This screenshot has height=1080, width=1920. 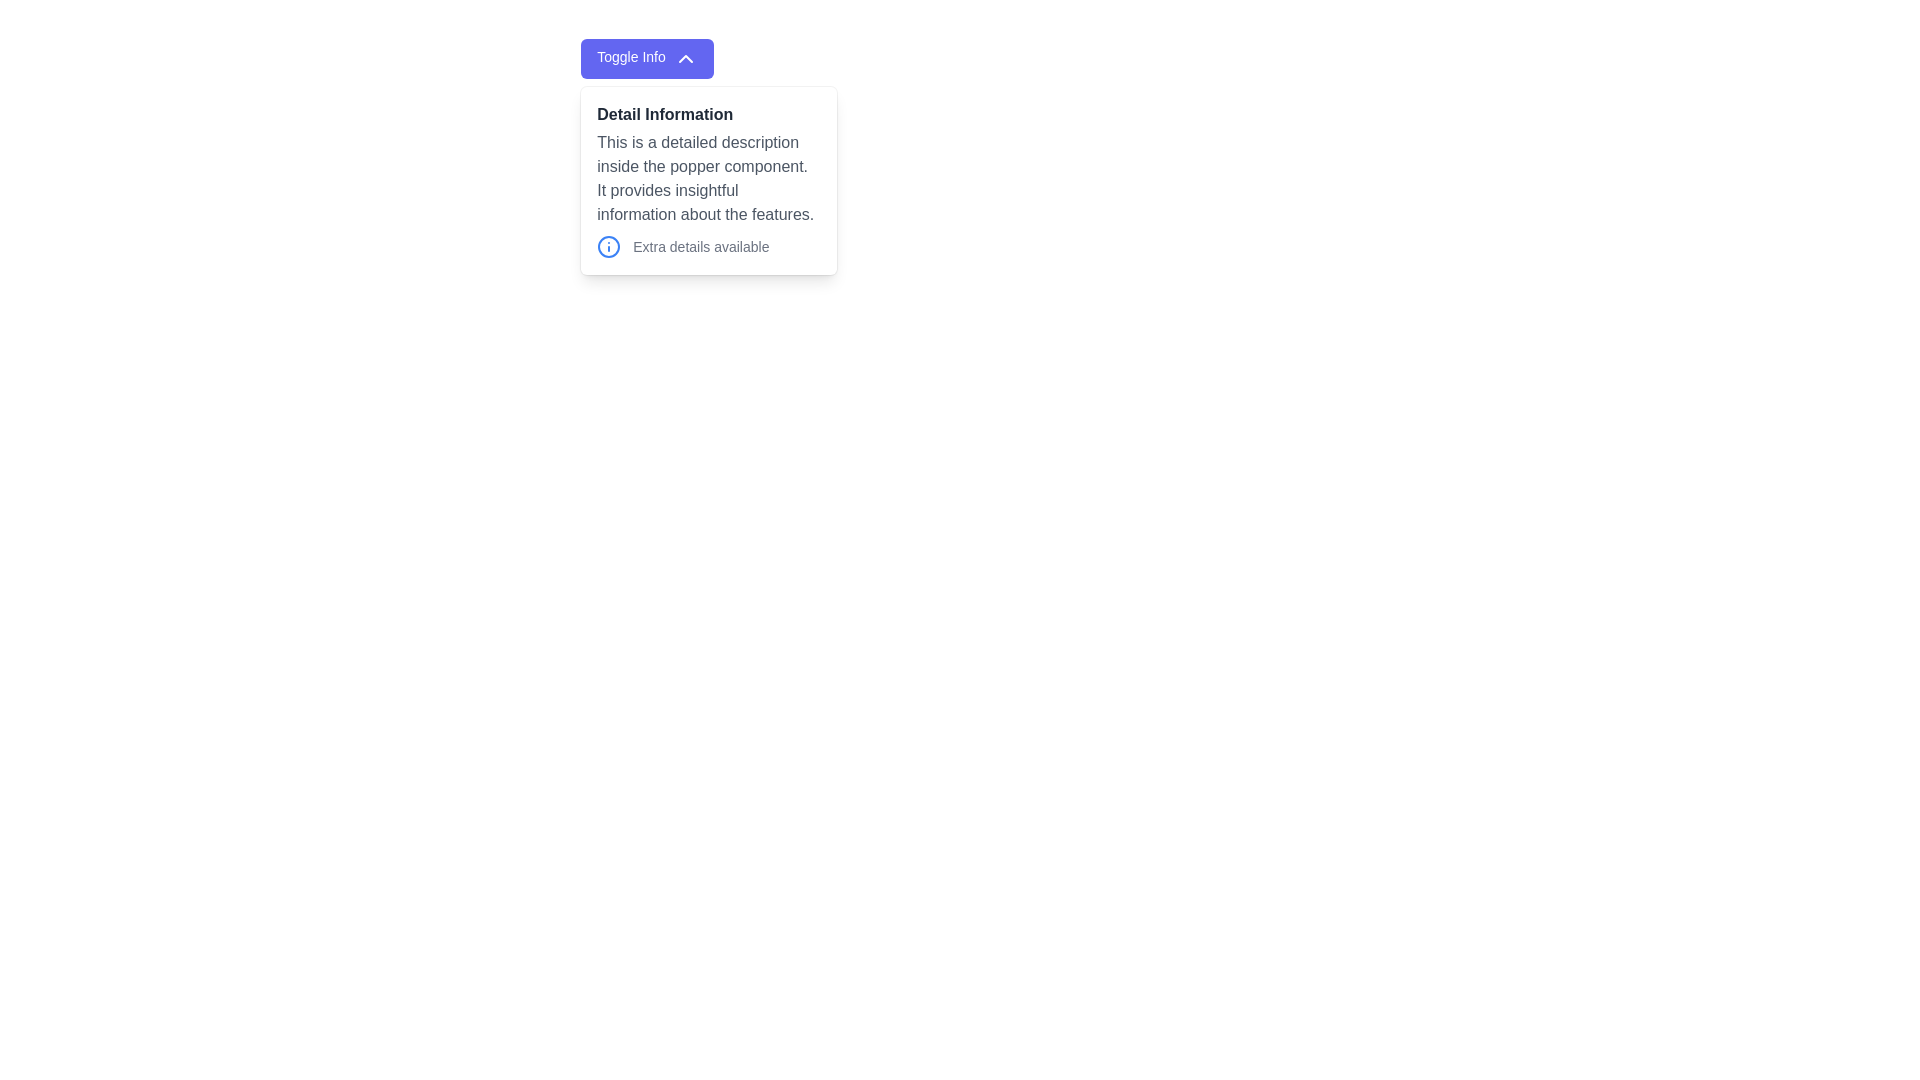 I want to click on the graphical icon element that represents an information icon, which is part of an SVG graphic and located below the 'Toggle Info' button, so click(x=608, y=245).